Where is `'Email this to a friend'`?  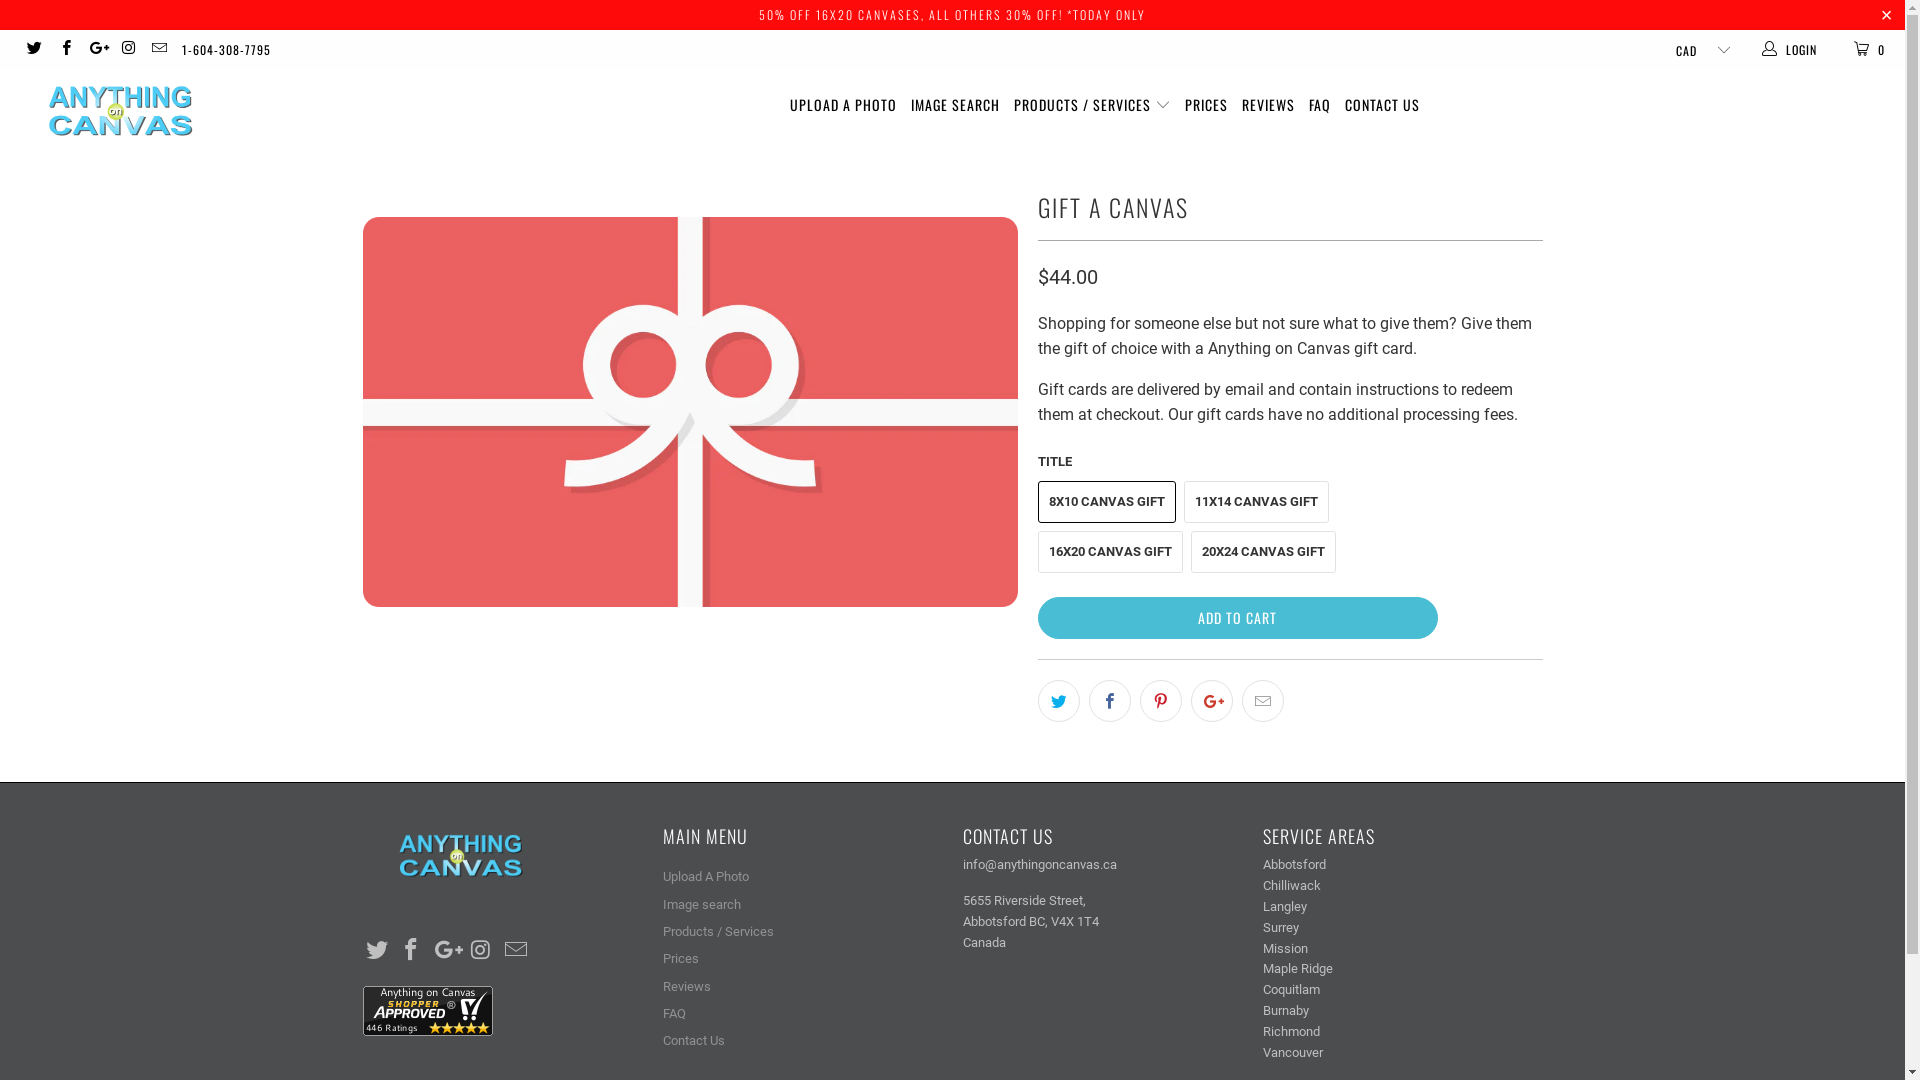
'Email this to a friend' is located at coordinates (1261, 700).